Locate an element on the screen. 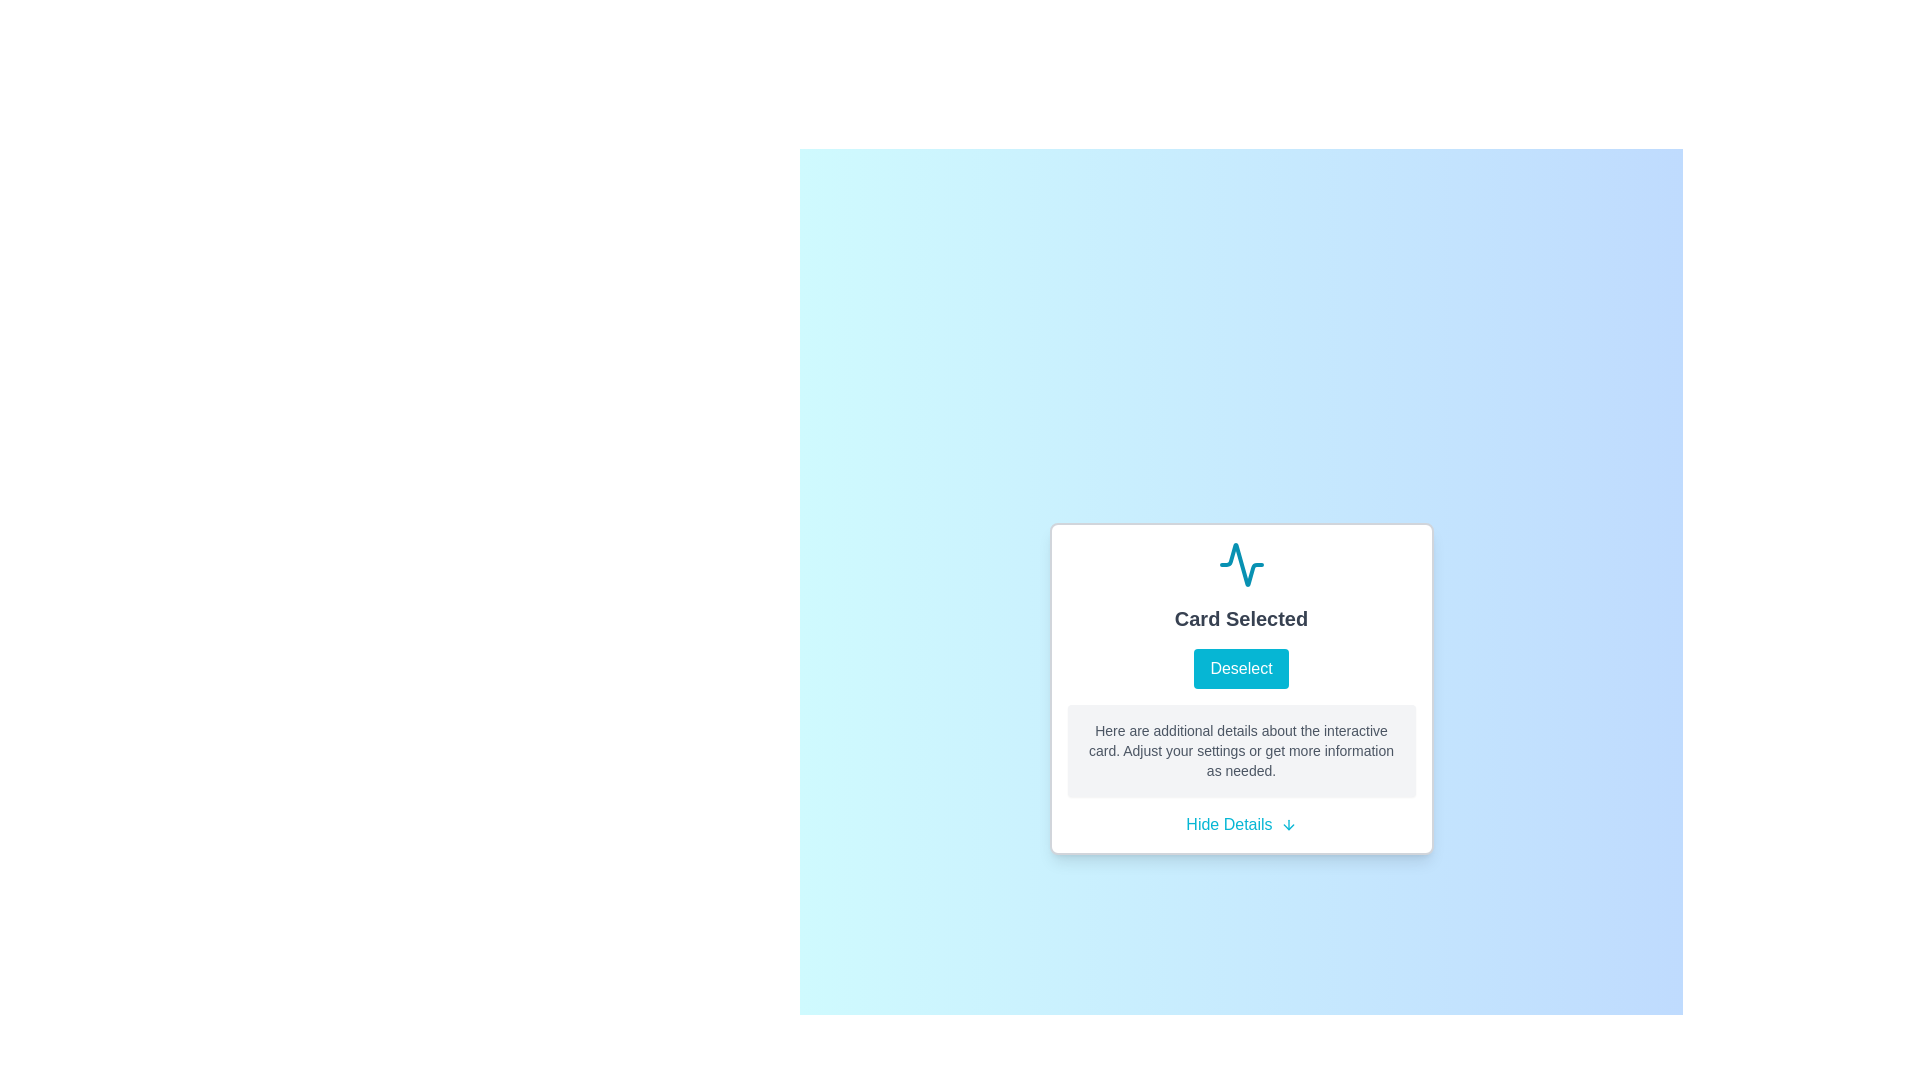  the 'Hide Details' text button to trigger the hover color change effect, which is displayed in cyan-blue font color is located at coordinates (1228, 825).